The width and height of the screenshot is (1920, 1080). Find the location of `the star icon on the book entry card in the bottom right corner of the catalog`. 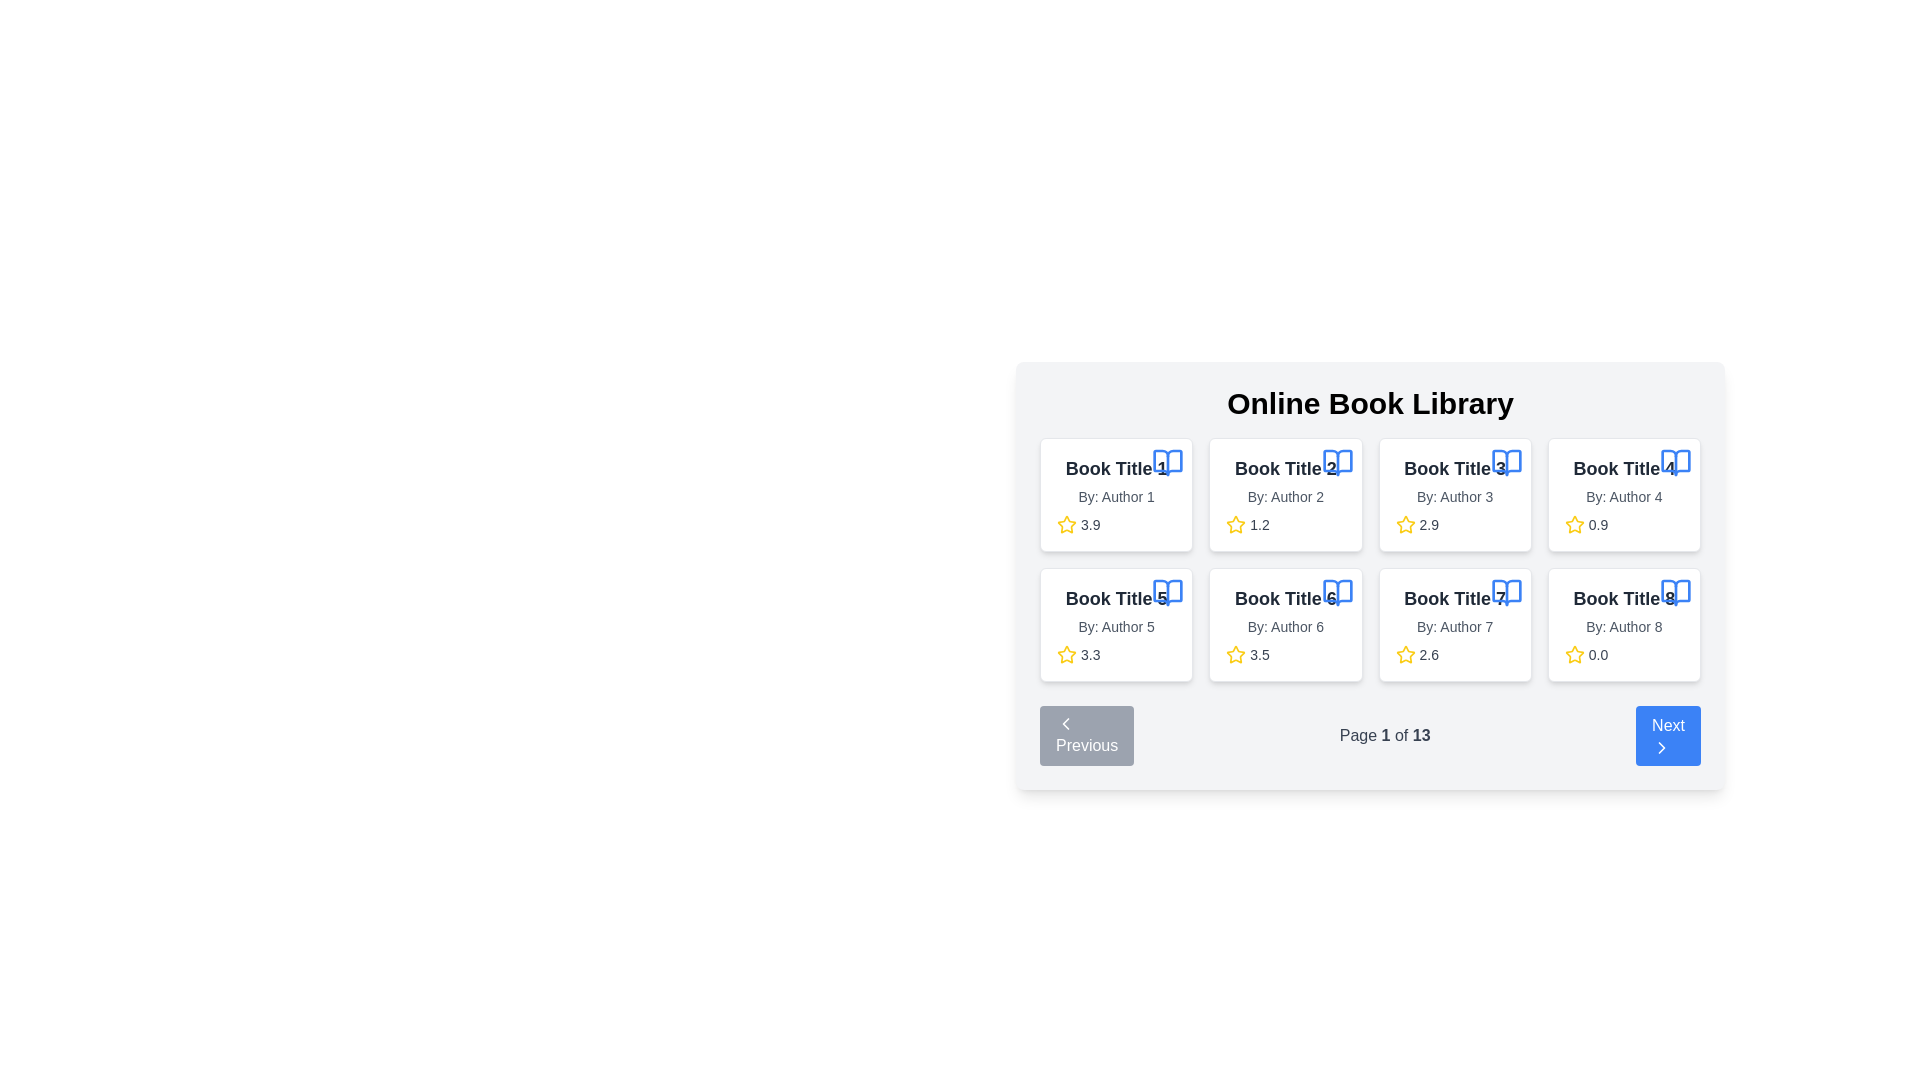

the star icon on the book entry card in the bottom right corner of the catalog is located at coordinates (1624, 623).